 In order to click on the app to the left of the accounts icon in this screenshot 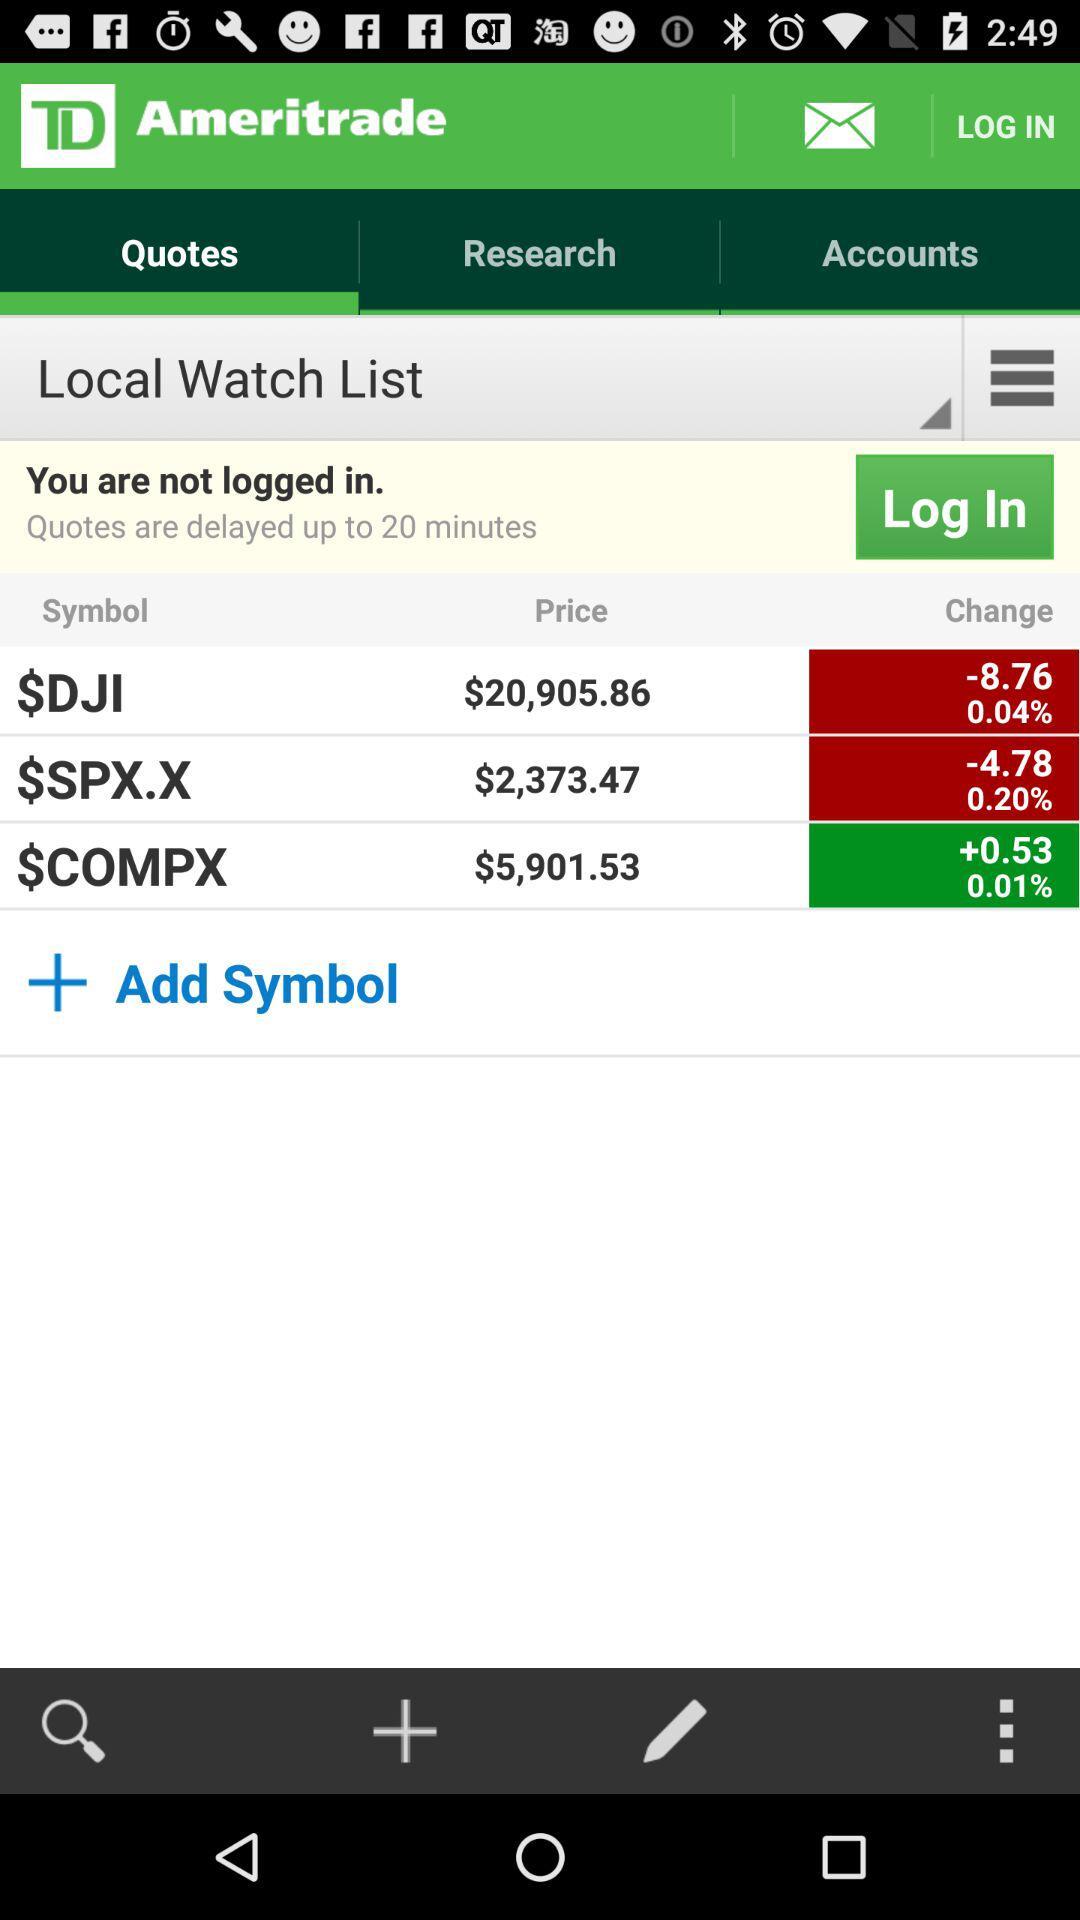, I will do `click(232, 124)`.